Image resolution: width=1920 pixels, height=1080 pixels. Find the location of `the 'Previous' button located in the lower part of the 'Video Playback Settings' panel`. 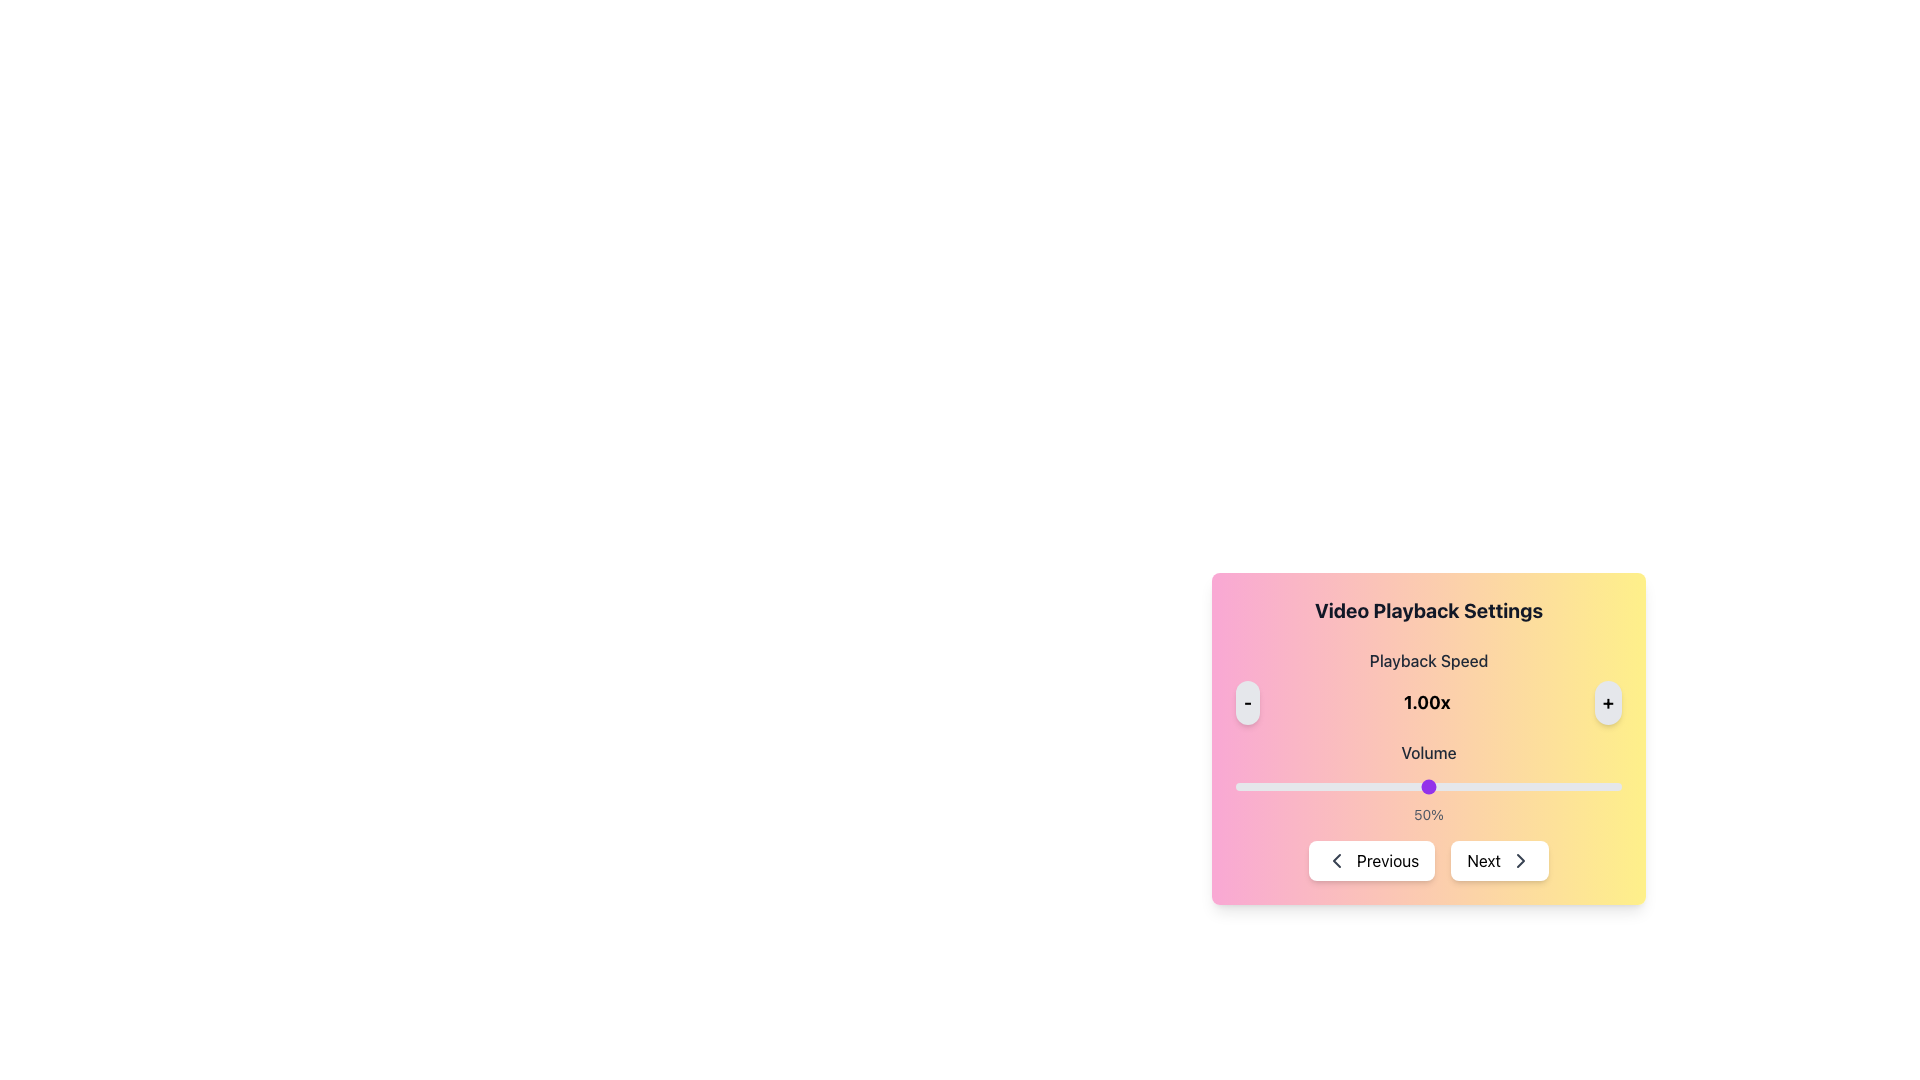

the 'Previous' button located in the lower part of the 'Video Playback Settings' panel is located at coordinates (1371, 859).